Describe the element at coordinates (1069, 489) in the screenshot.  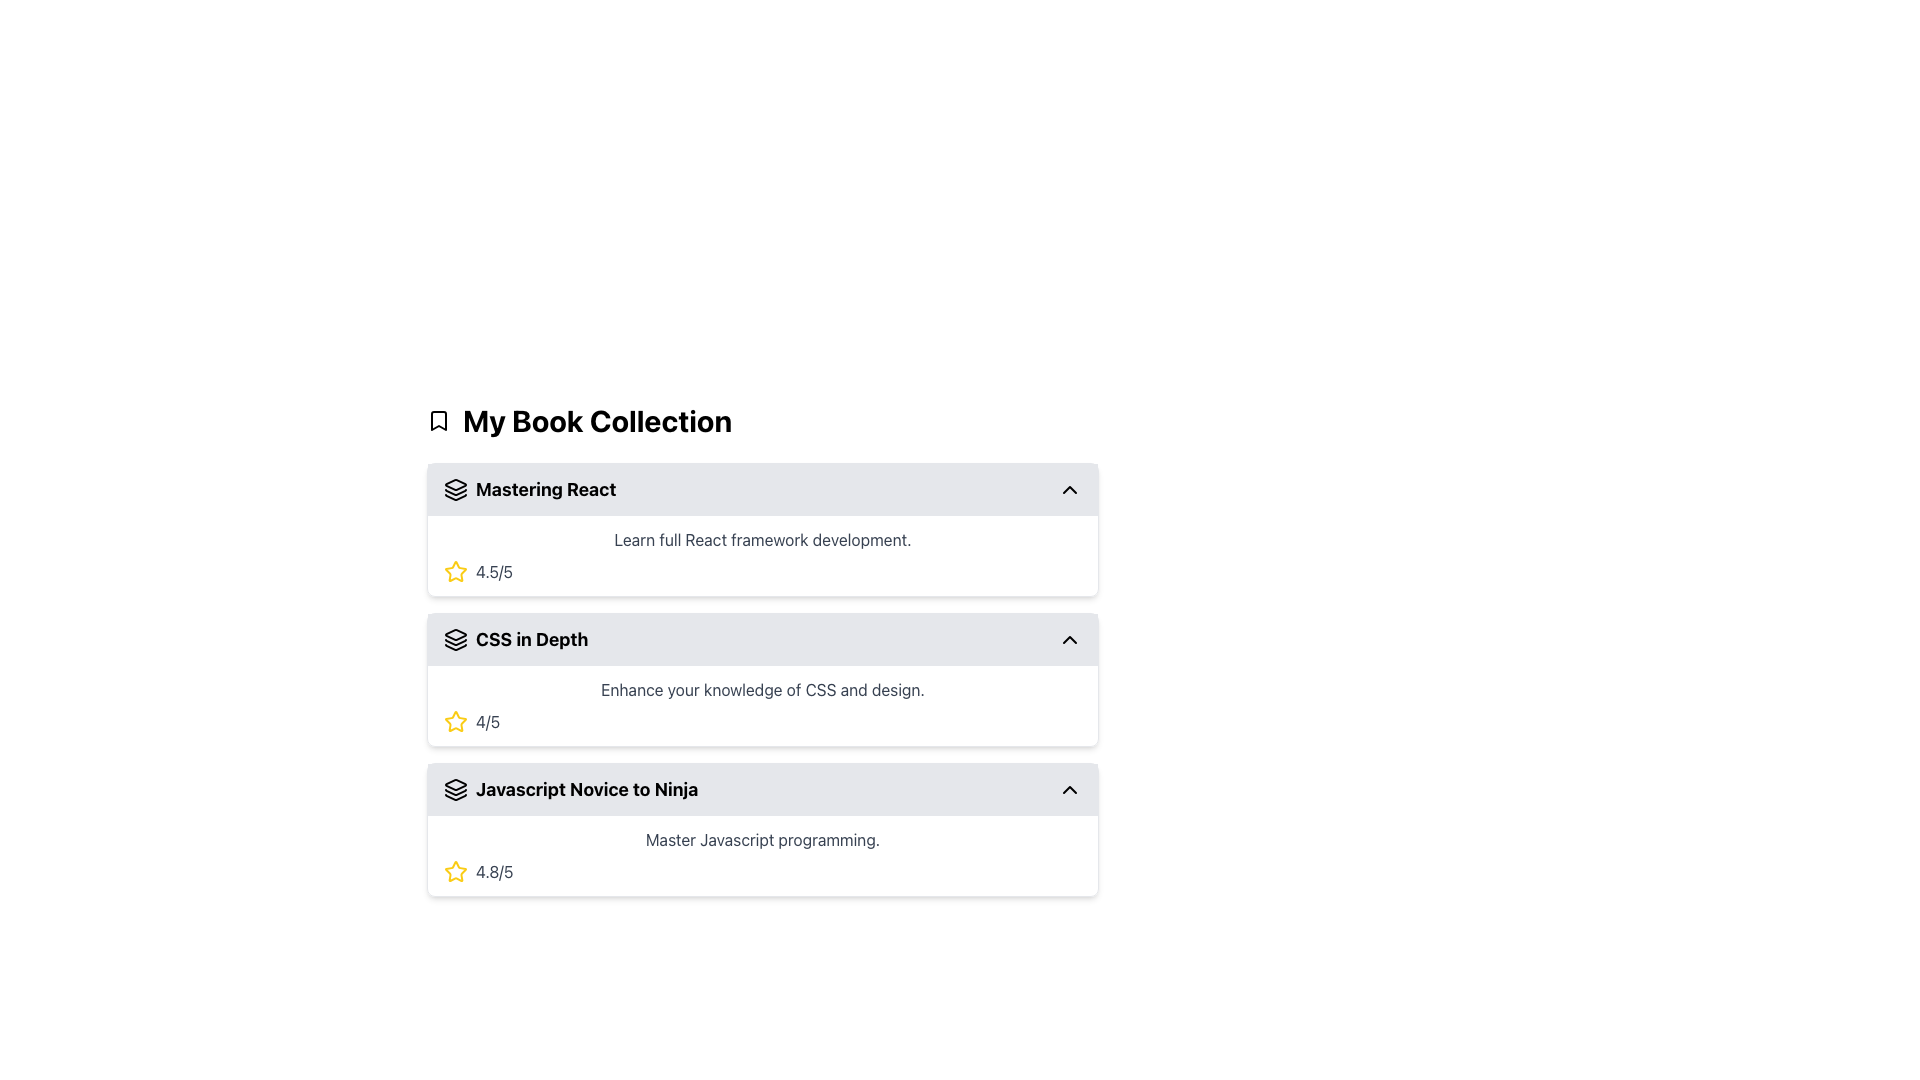
I see `the upward-pointing chevron icon located to the right of the 'Mastering React' header text within the gray background bar` at that location.